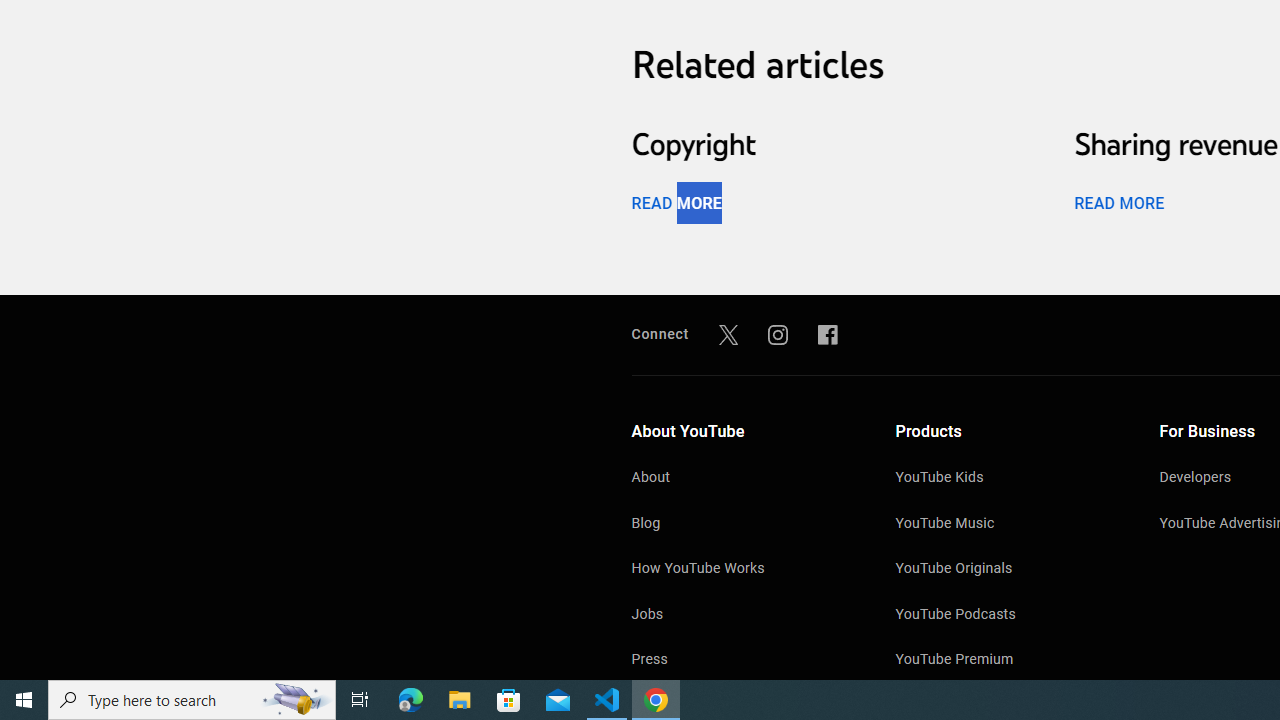 Image resolution: width=1280 pixels, height=720 pixels. What do you see at coordinates (1118, 203) in the screenshot?
I see `'READ MORE'` at bounding box center [1118, 203].